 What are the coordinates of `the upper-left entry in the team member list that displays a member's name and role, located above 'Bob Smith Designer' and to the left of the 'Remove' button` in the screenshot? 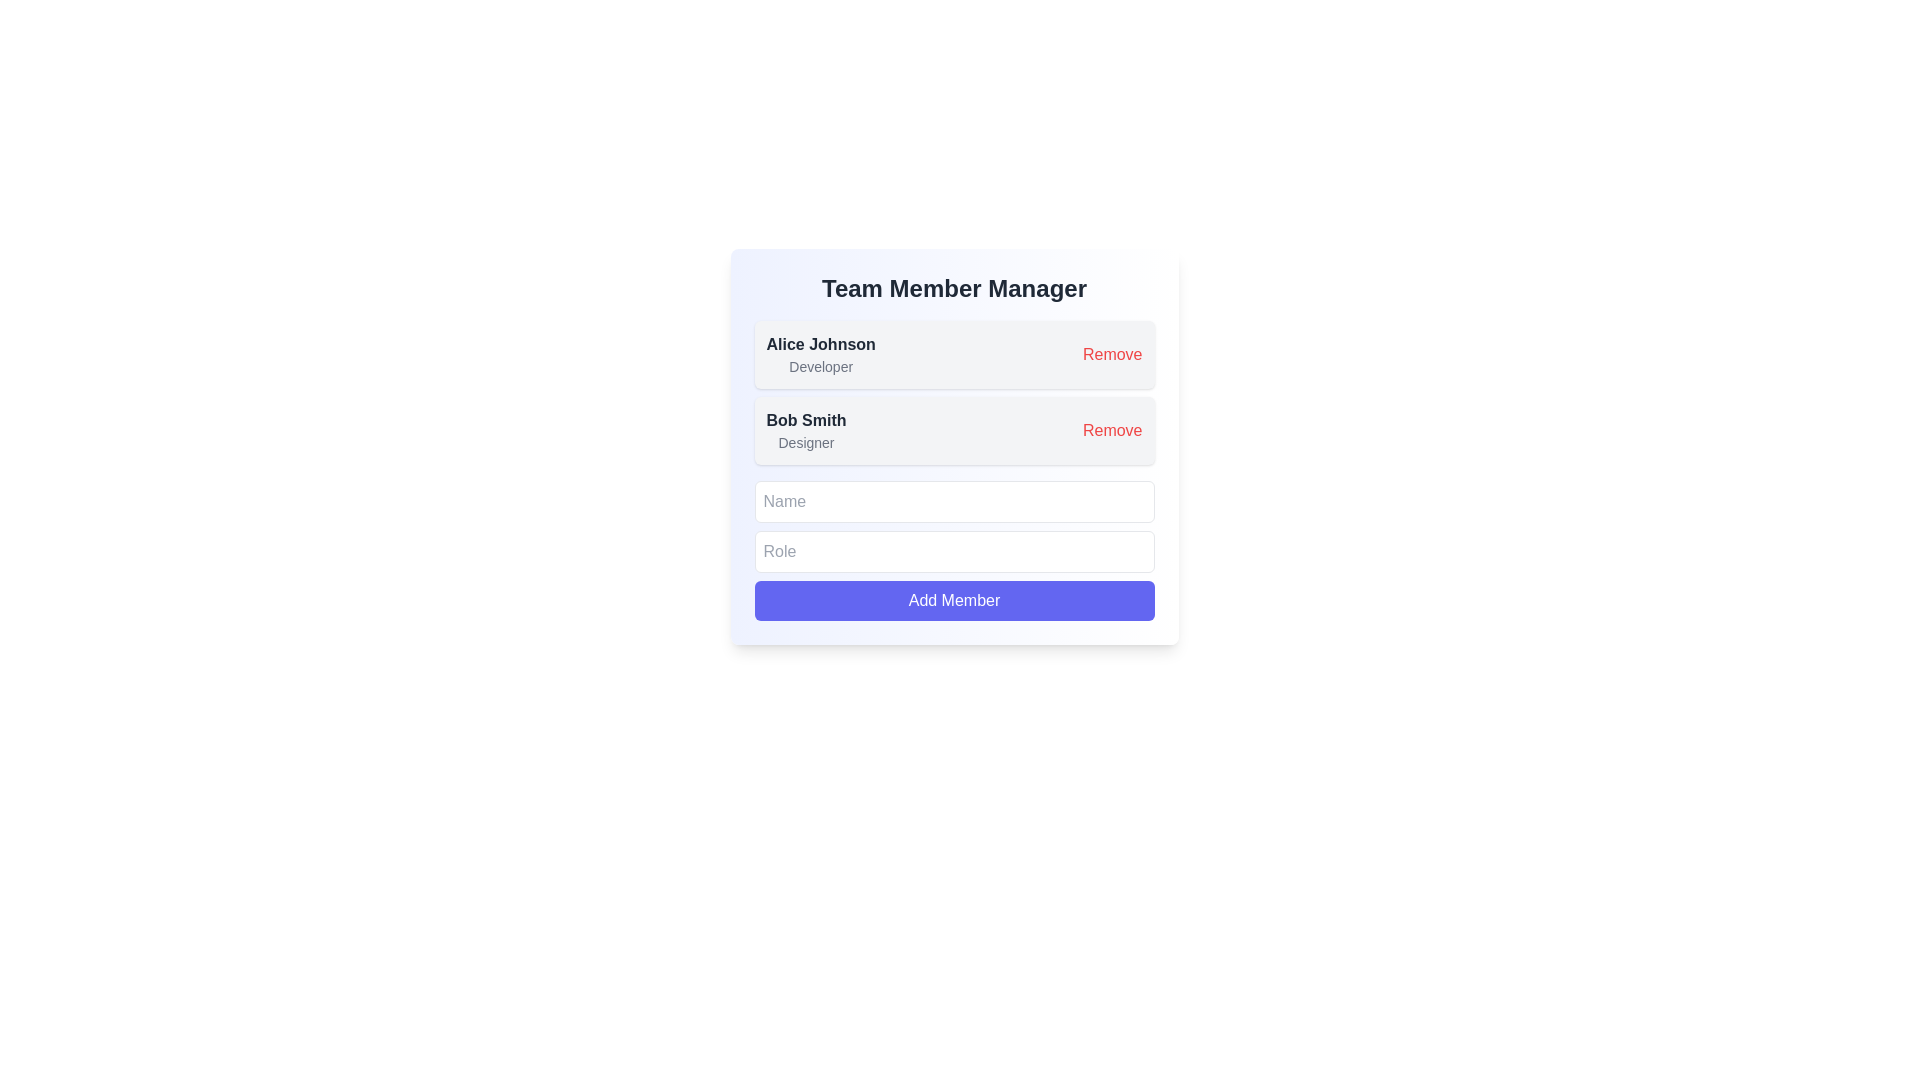 It's located at (821, 353).